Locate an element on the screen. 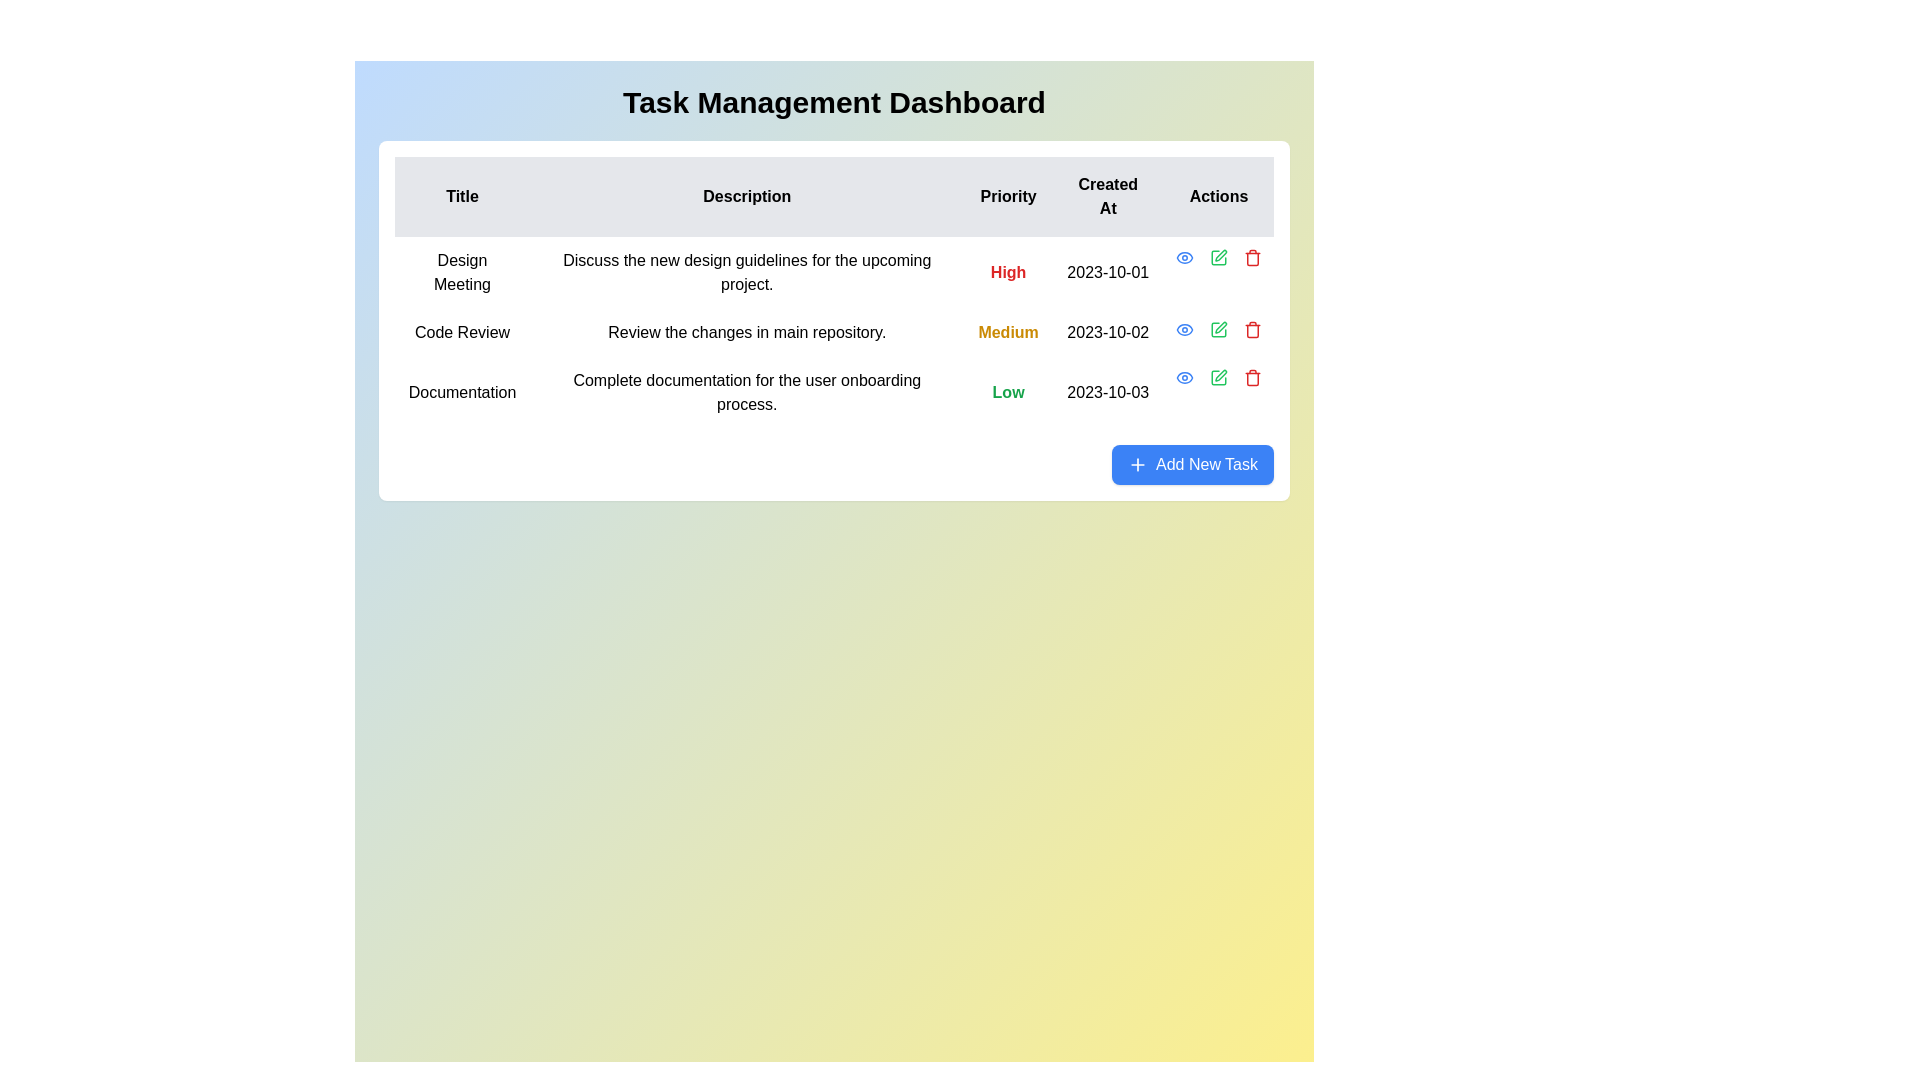 Image resolution: width=1920 pixels, height=1080 pixels. the Text Label displaying 'Design Meeting' which is located in the first row under the 'Title' column in the table is located at coordinates (461, 273).